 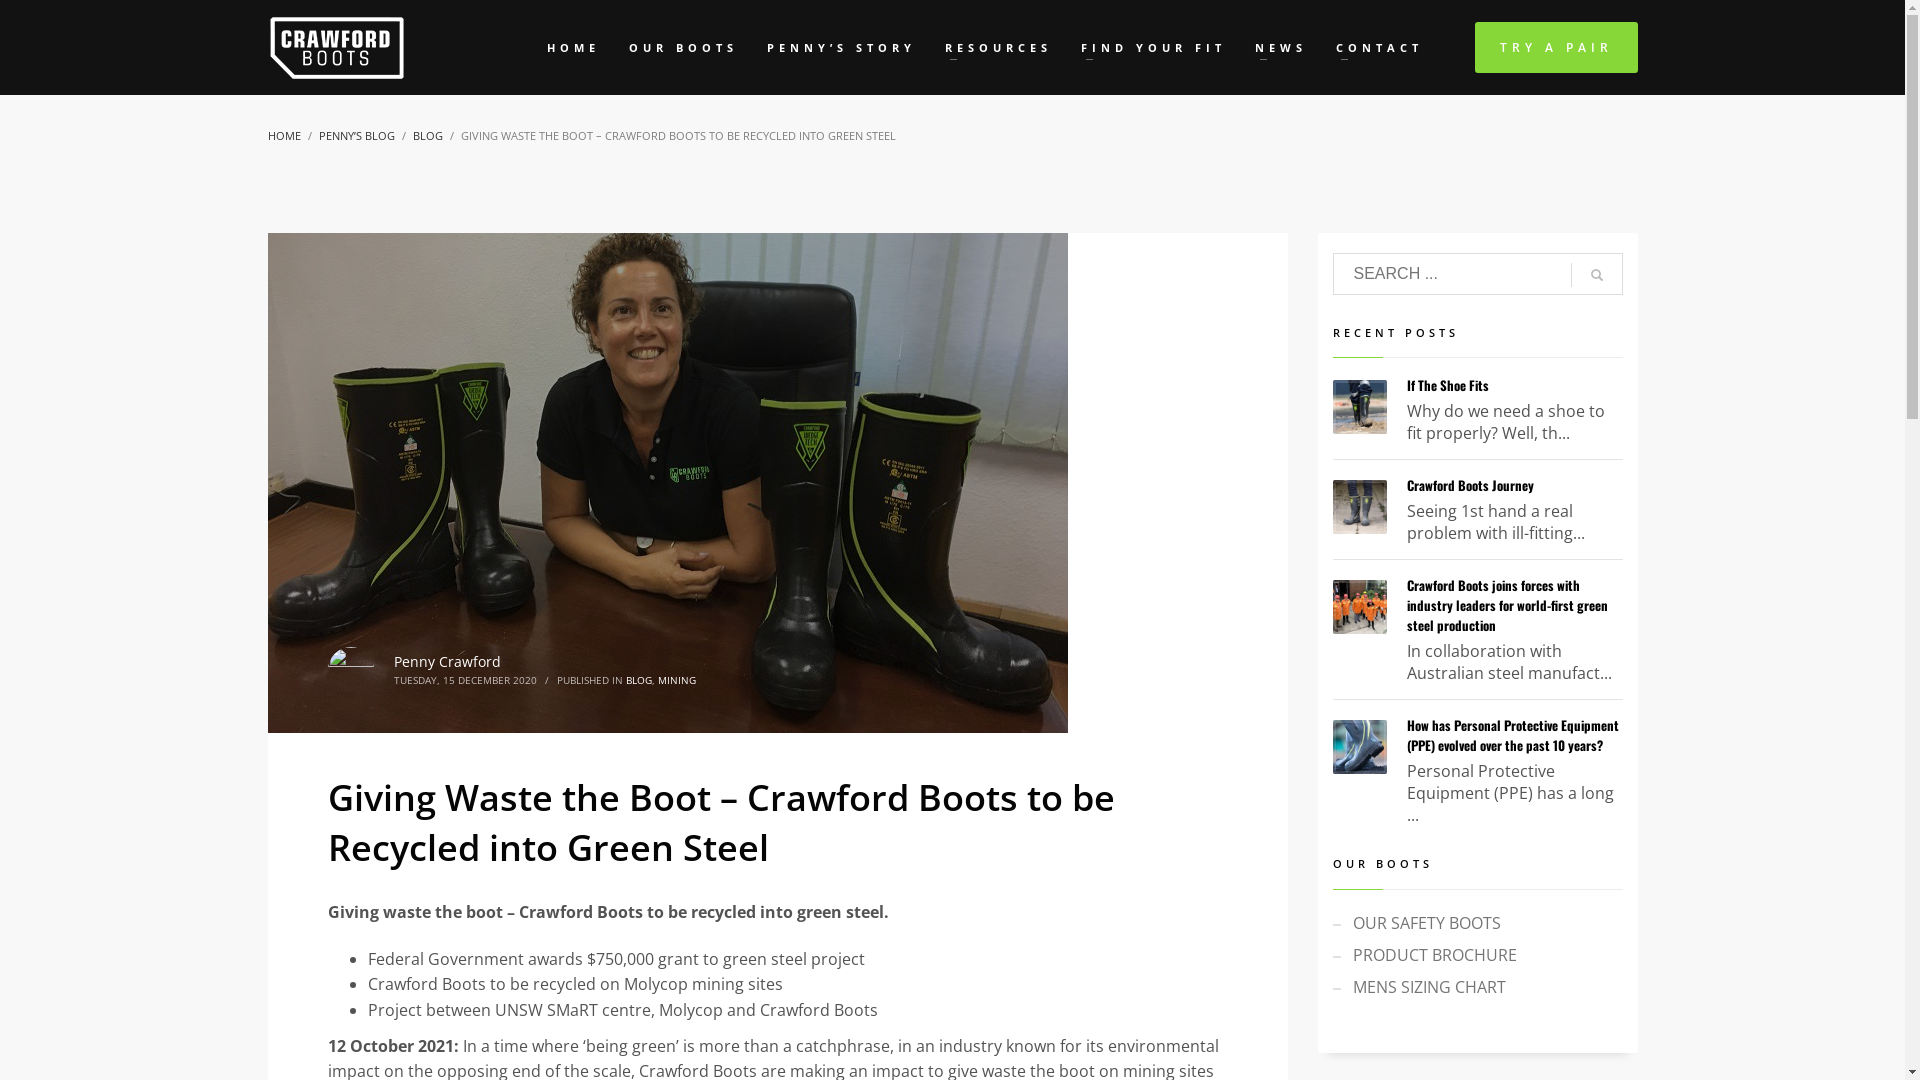 What do you see at coordinates (1446, 385) in the screenshot?
I see `'If The Shoe Fits'` at bounding box center [1446, 385].